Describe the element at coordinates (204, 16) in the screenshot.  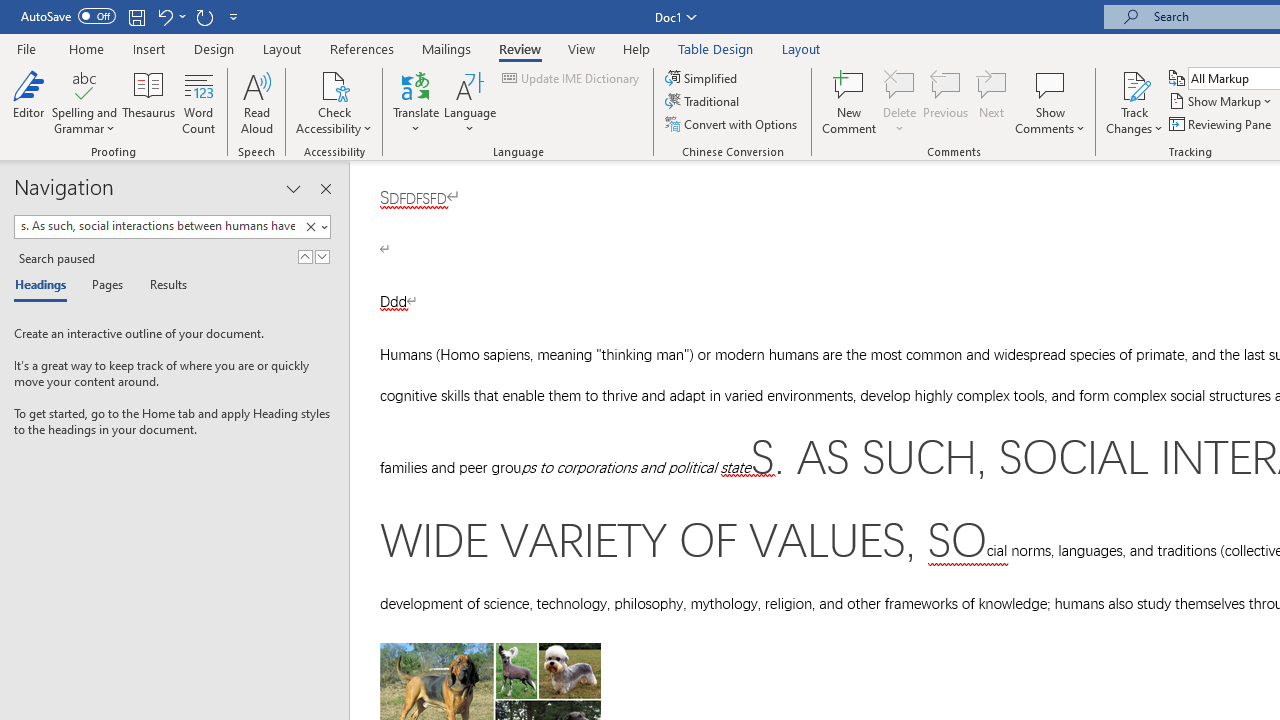
I see `'Repeat Style'` at that location.